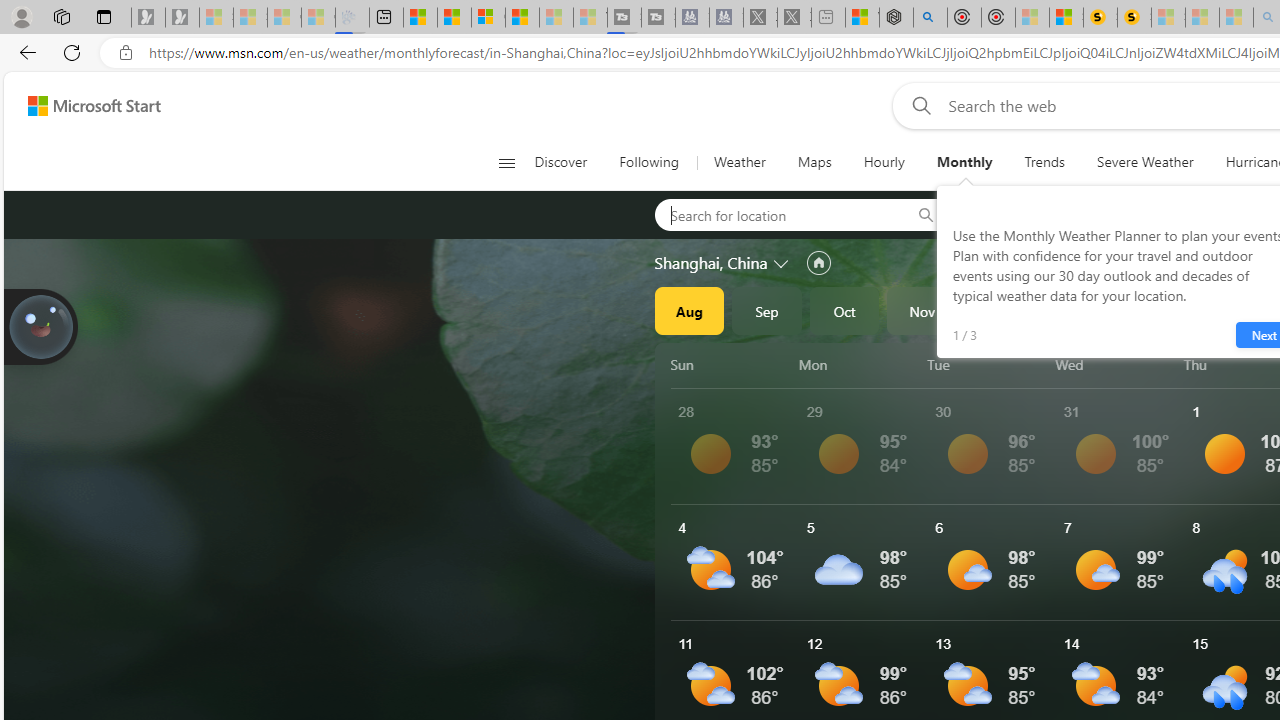  I want to click on 'Newsletter Sign Up - Sleeping', so click(182, 17).